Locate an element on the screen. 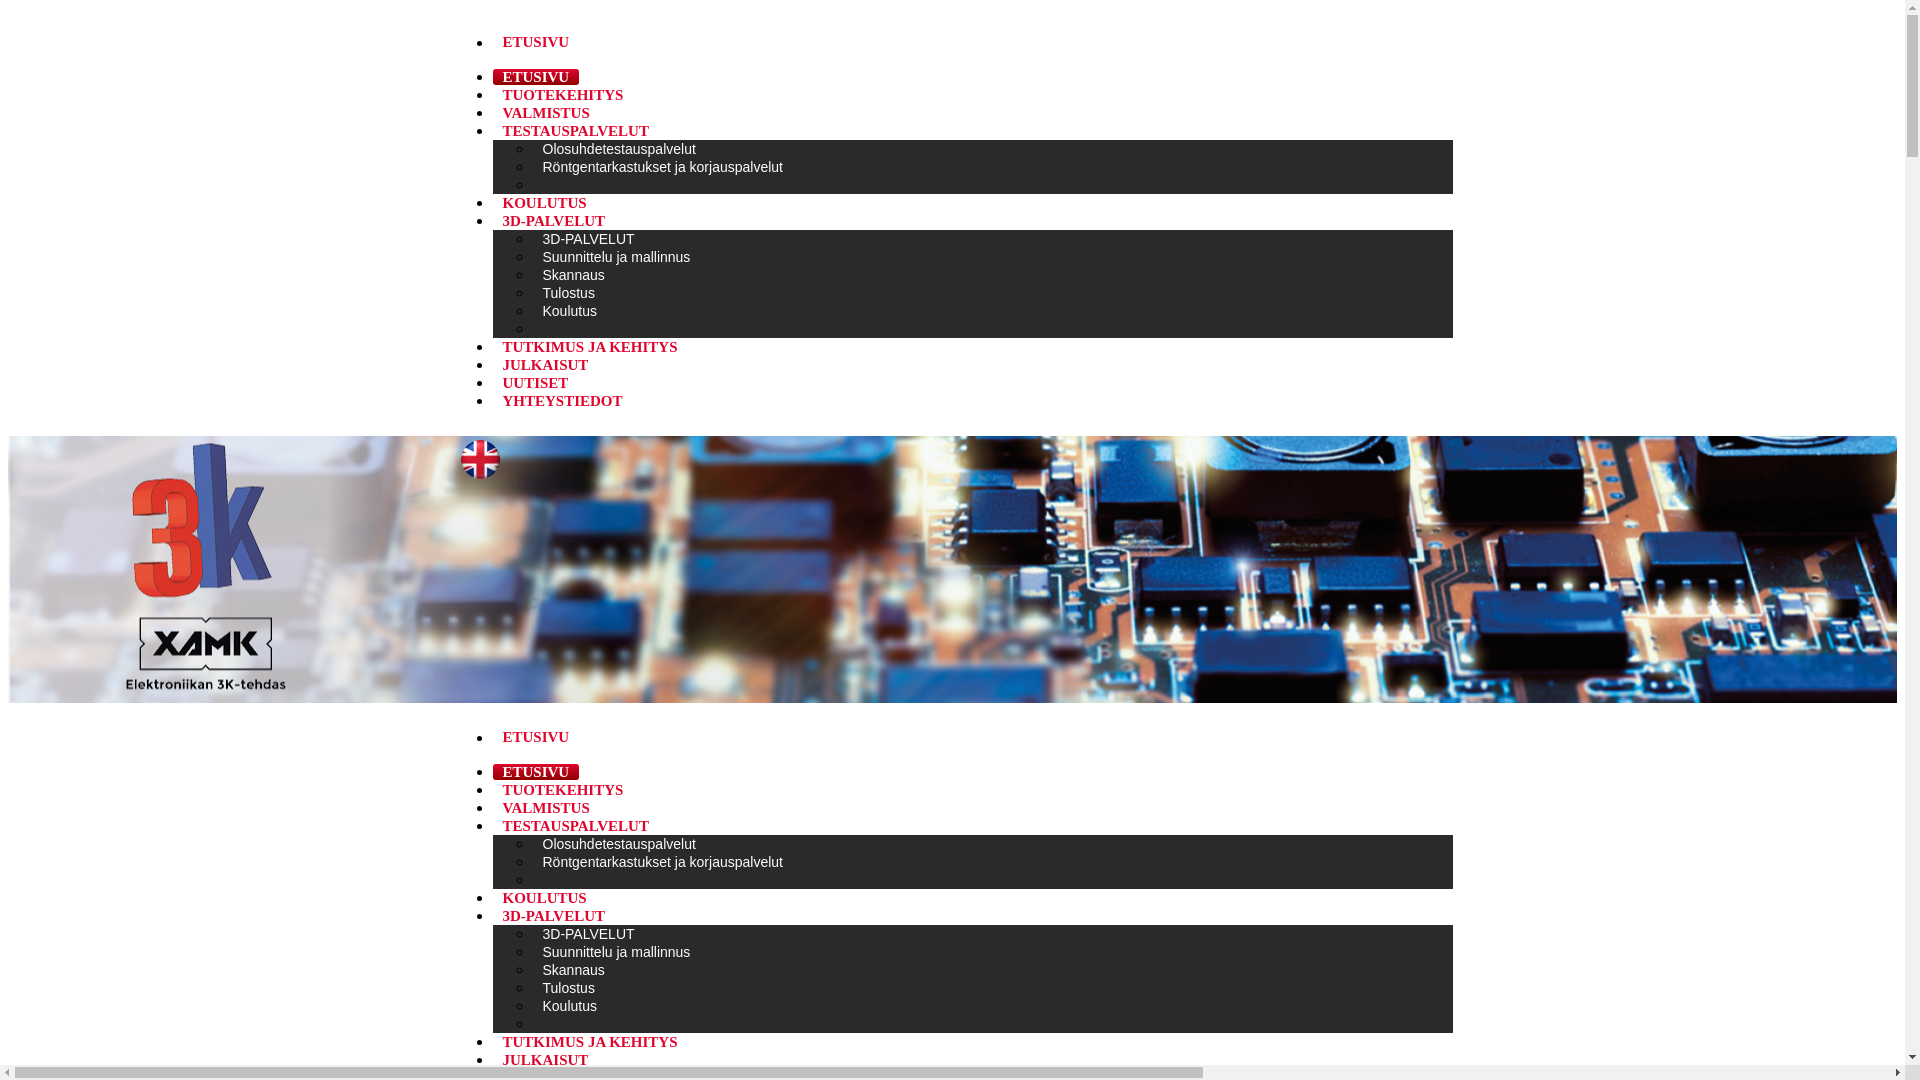  'Olosuhdetestauspalvelut' is located at coordinates (532, 844).